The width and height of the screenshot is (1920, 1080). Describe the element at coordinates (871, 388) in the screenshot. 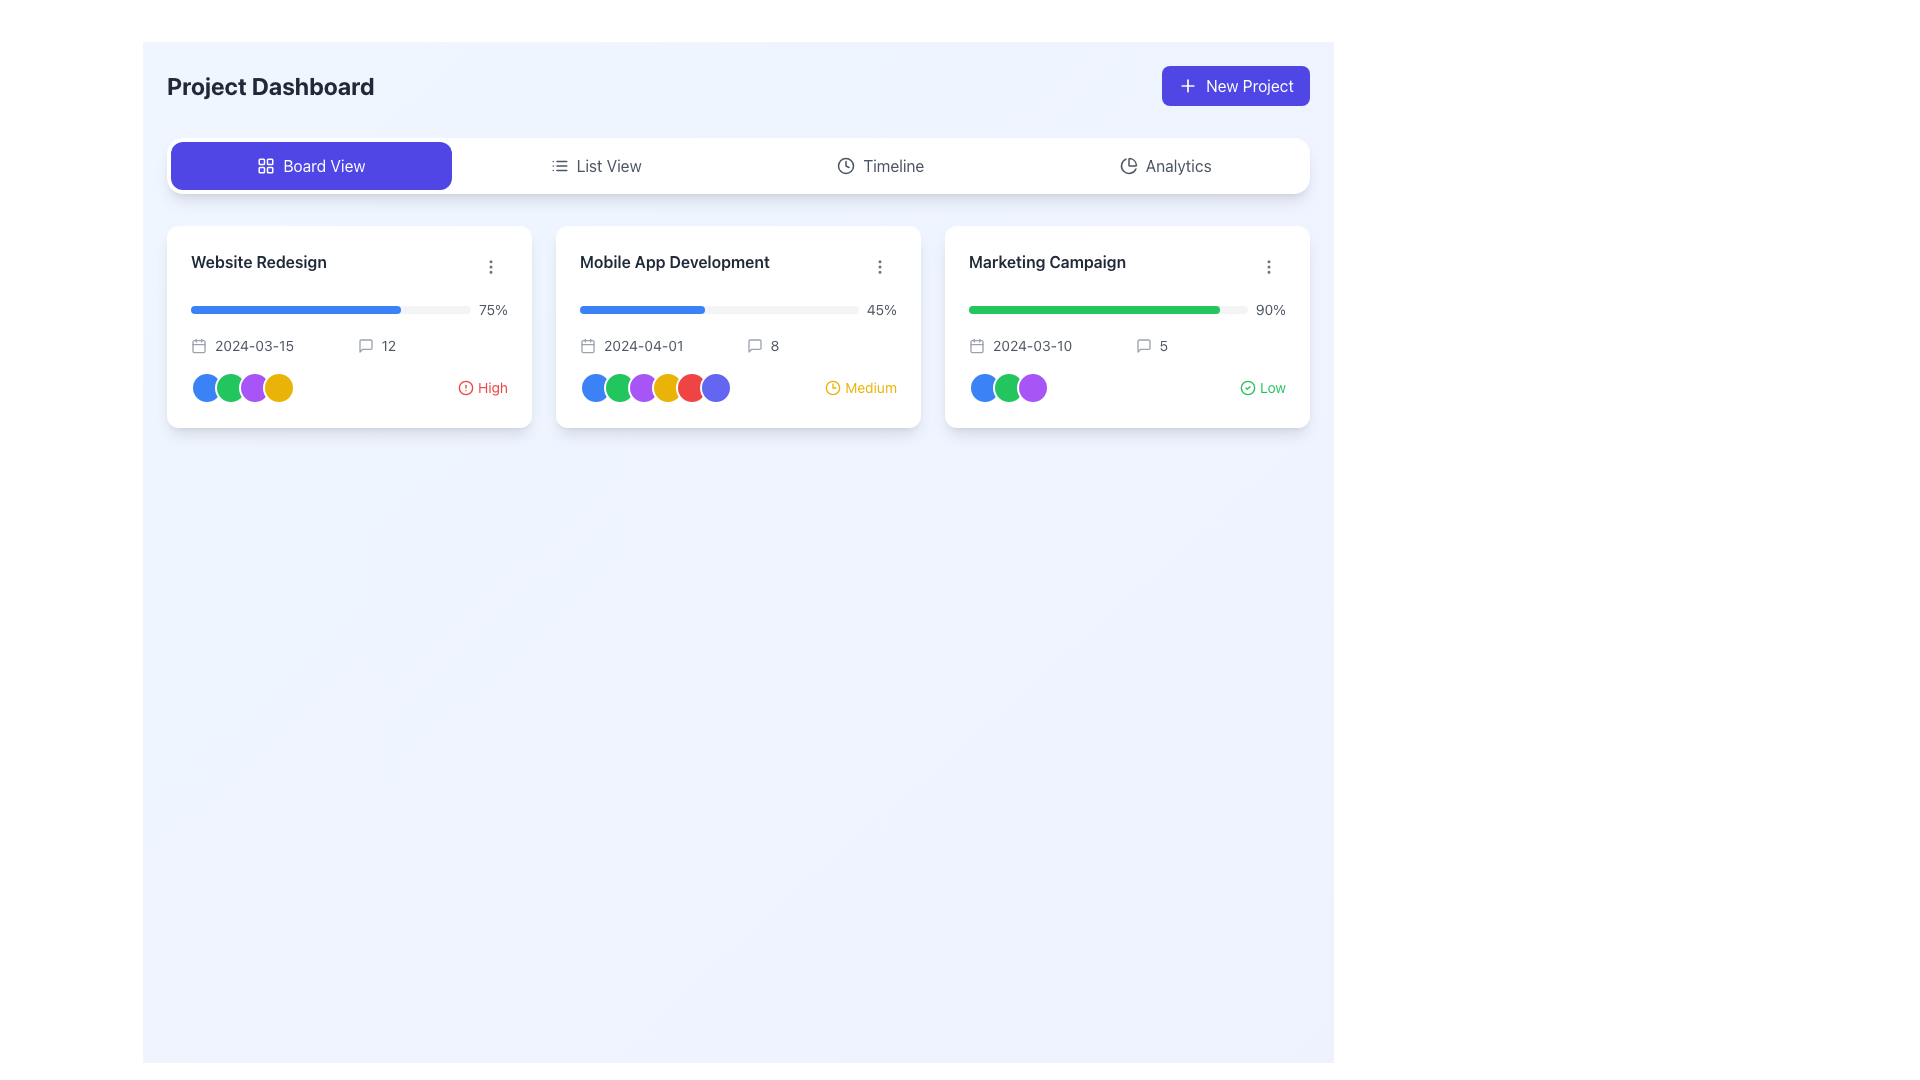

I see `the 'Medium' text label indicating the priority level within the 'Mobile App Development' card, located to the right of the clock icon` at that location.